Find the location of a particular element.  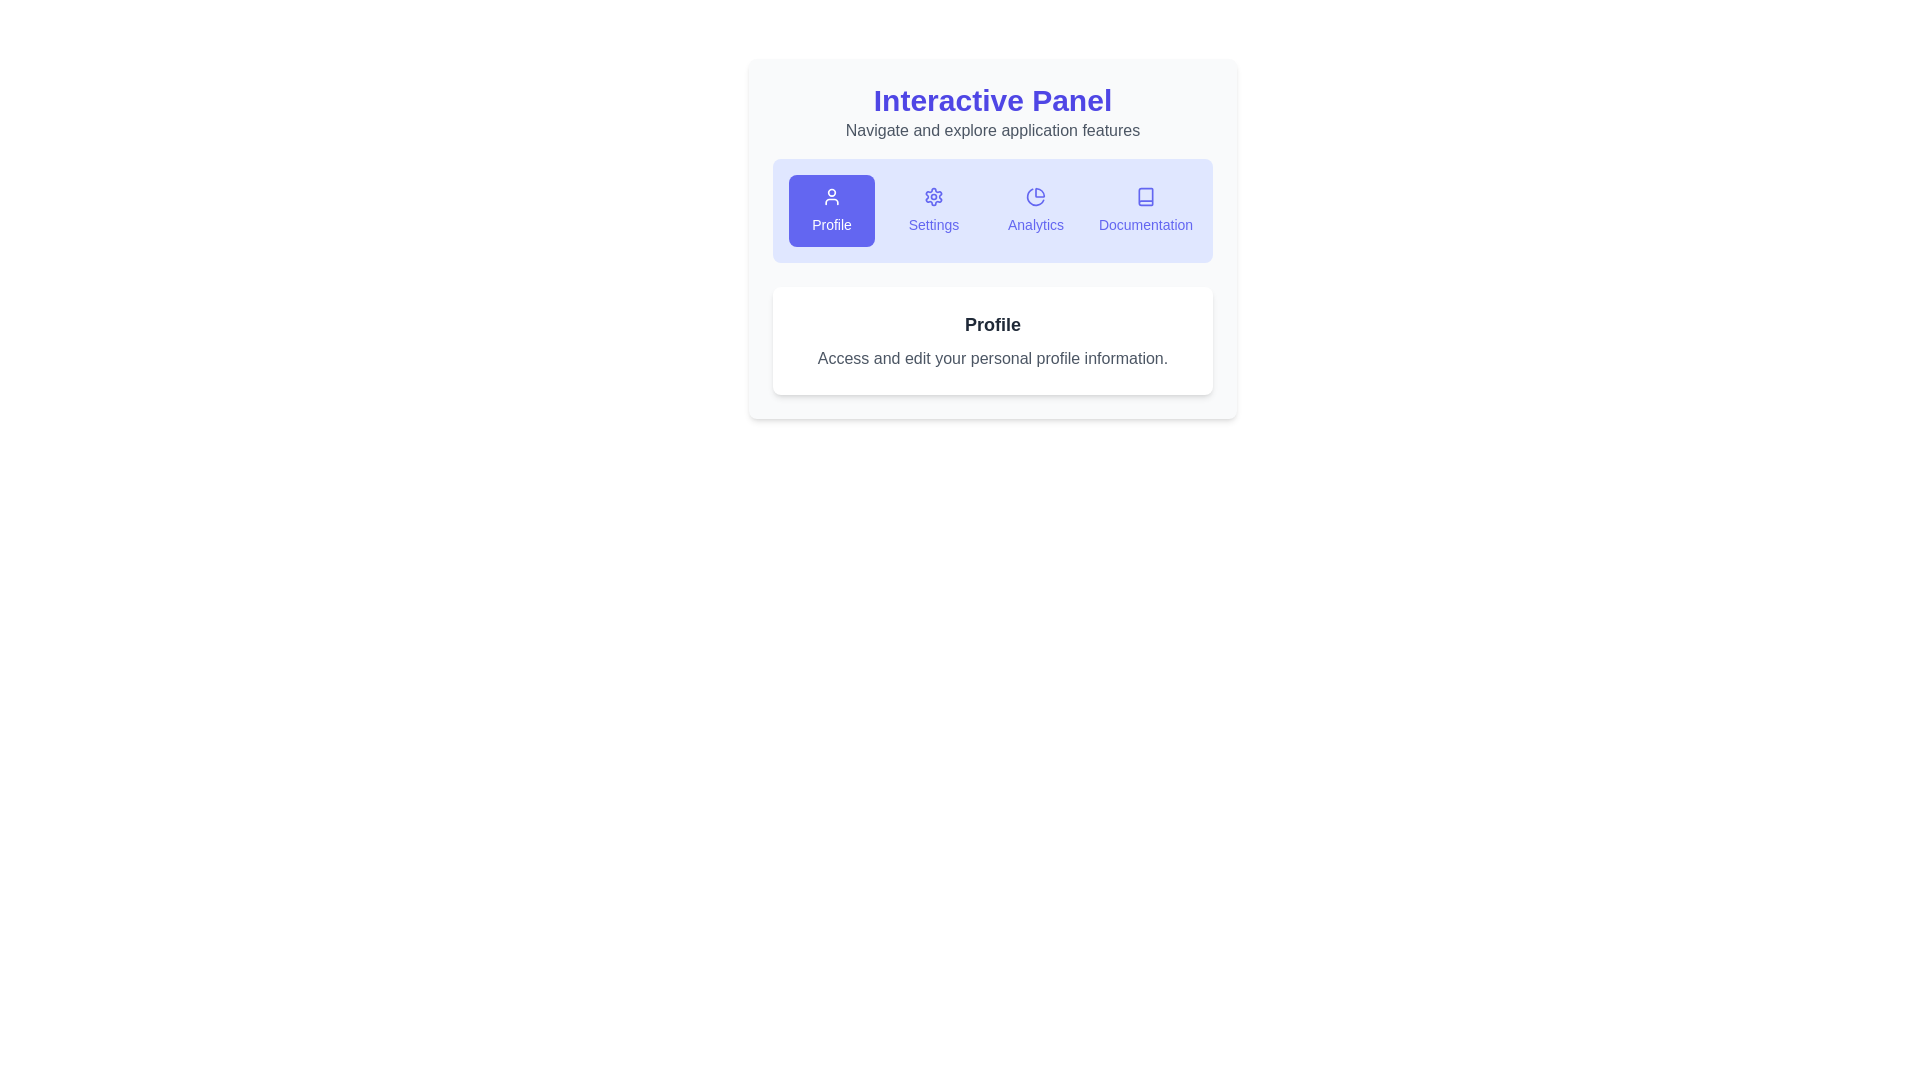

the 'Profile' text label element, which is displayed in bold and large font, styled in dark gray, and located above a description within a content card is located at coordinates (993, 323).